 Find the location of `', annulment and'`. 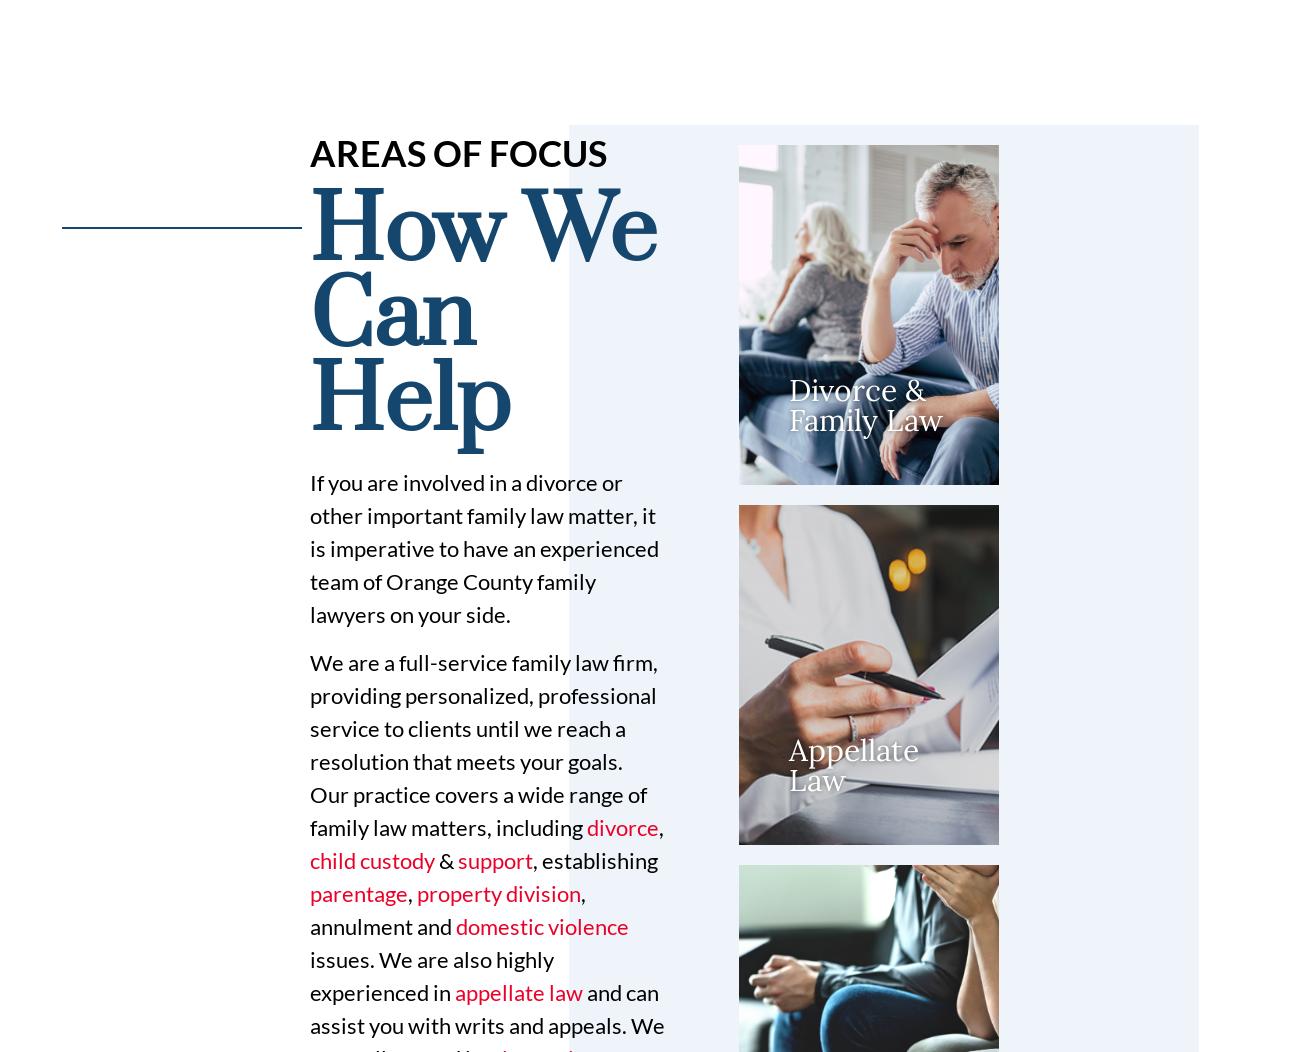

', annulment and' is located at coordinates (446, 909).